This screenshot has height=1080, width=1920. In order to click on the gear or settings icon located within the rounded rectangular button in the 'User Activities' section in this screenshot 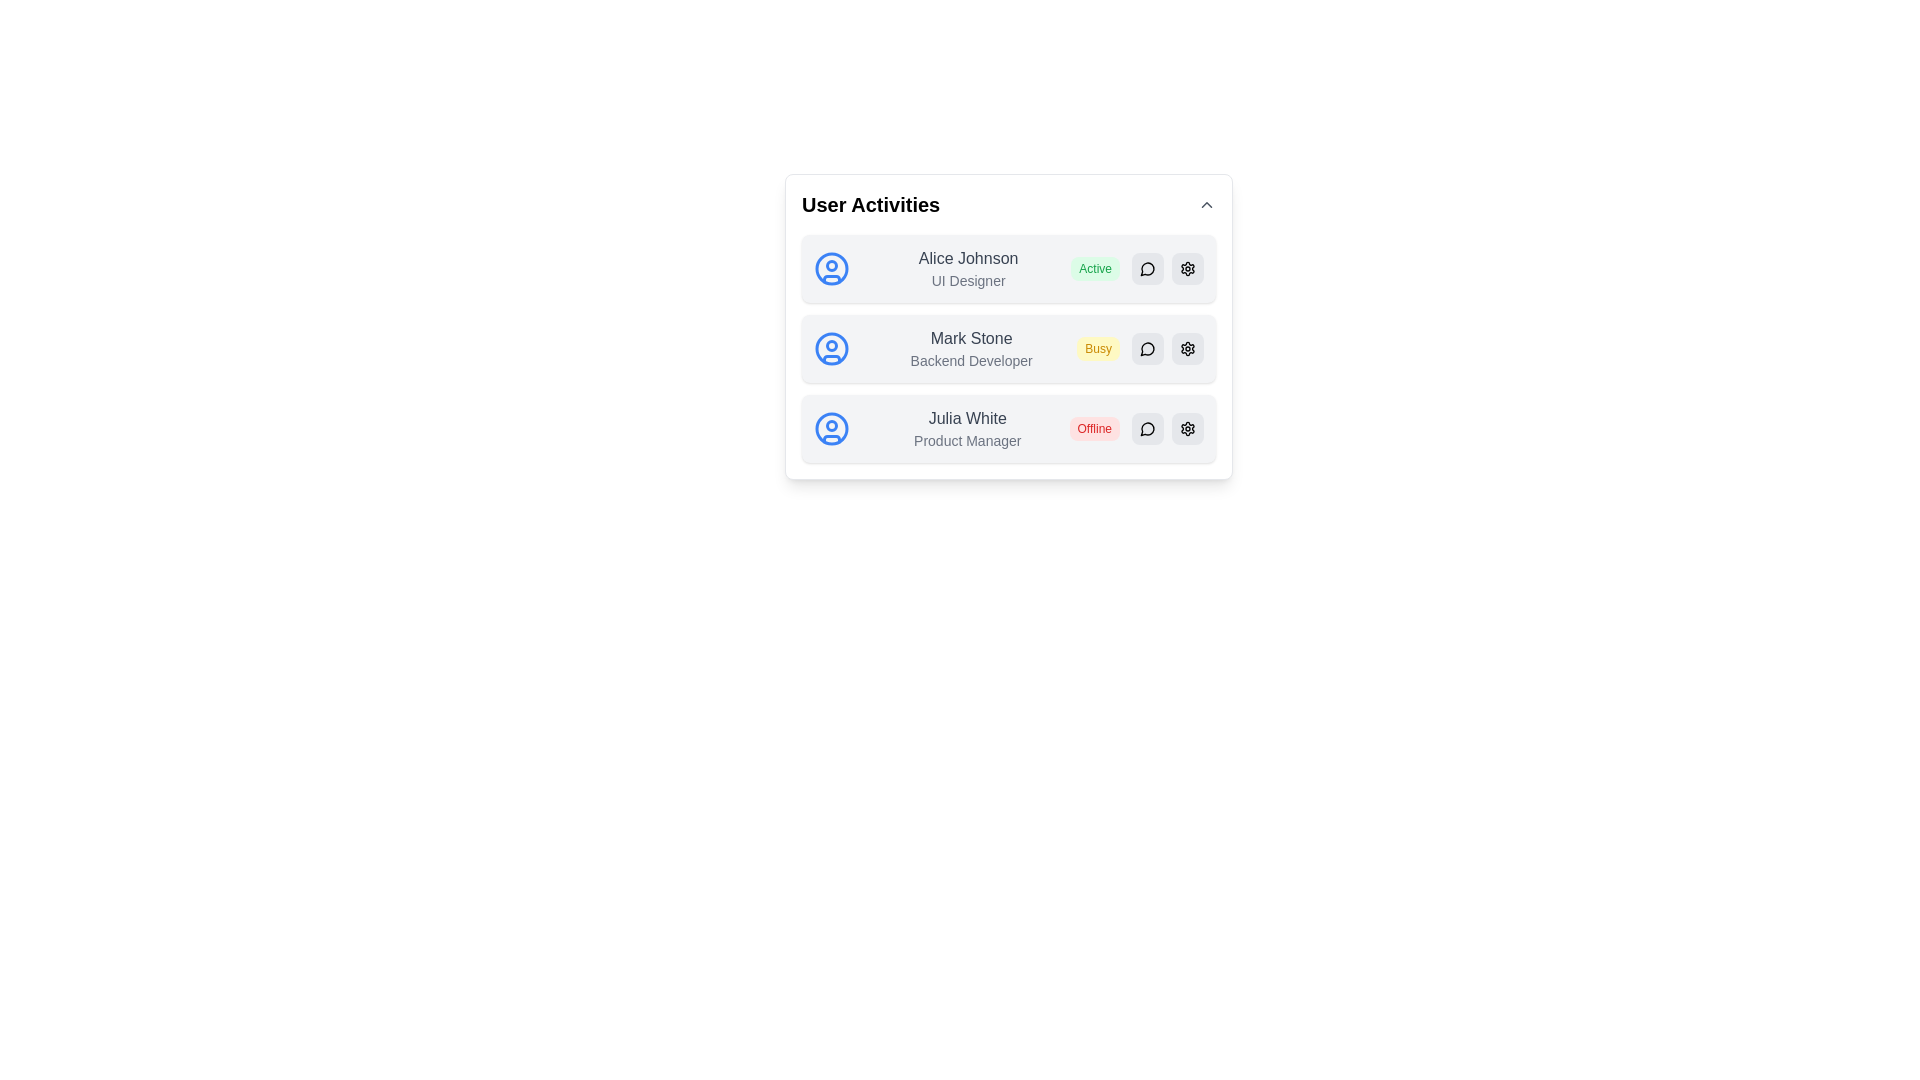, I will do `click(1188, 268)`.